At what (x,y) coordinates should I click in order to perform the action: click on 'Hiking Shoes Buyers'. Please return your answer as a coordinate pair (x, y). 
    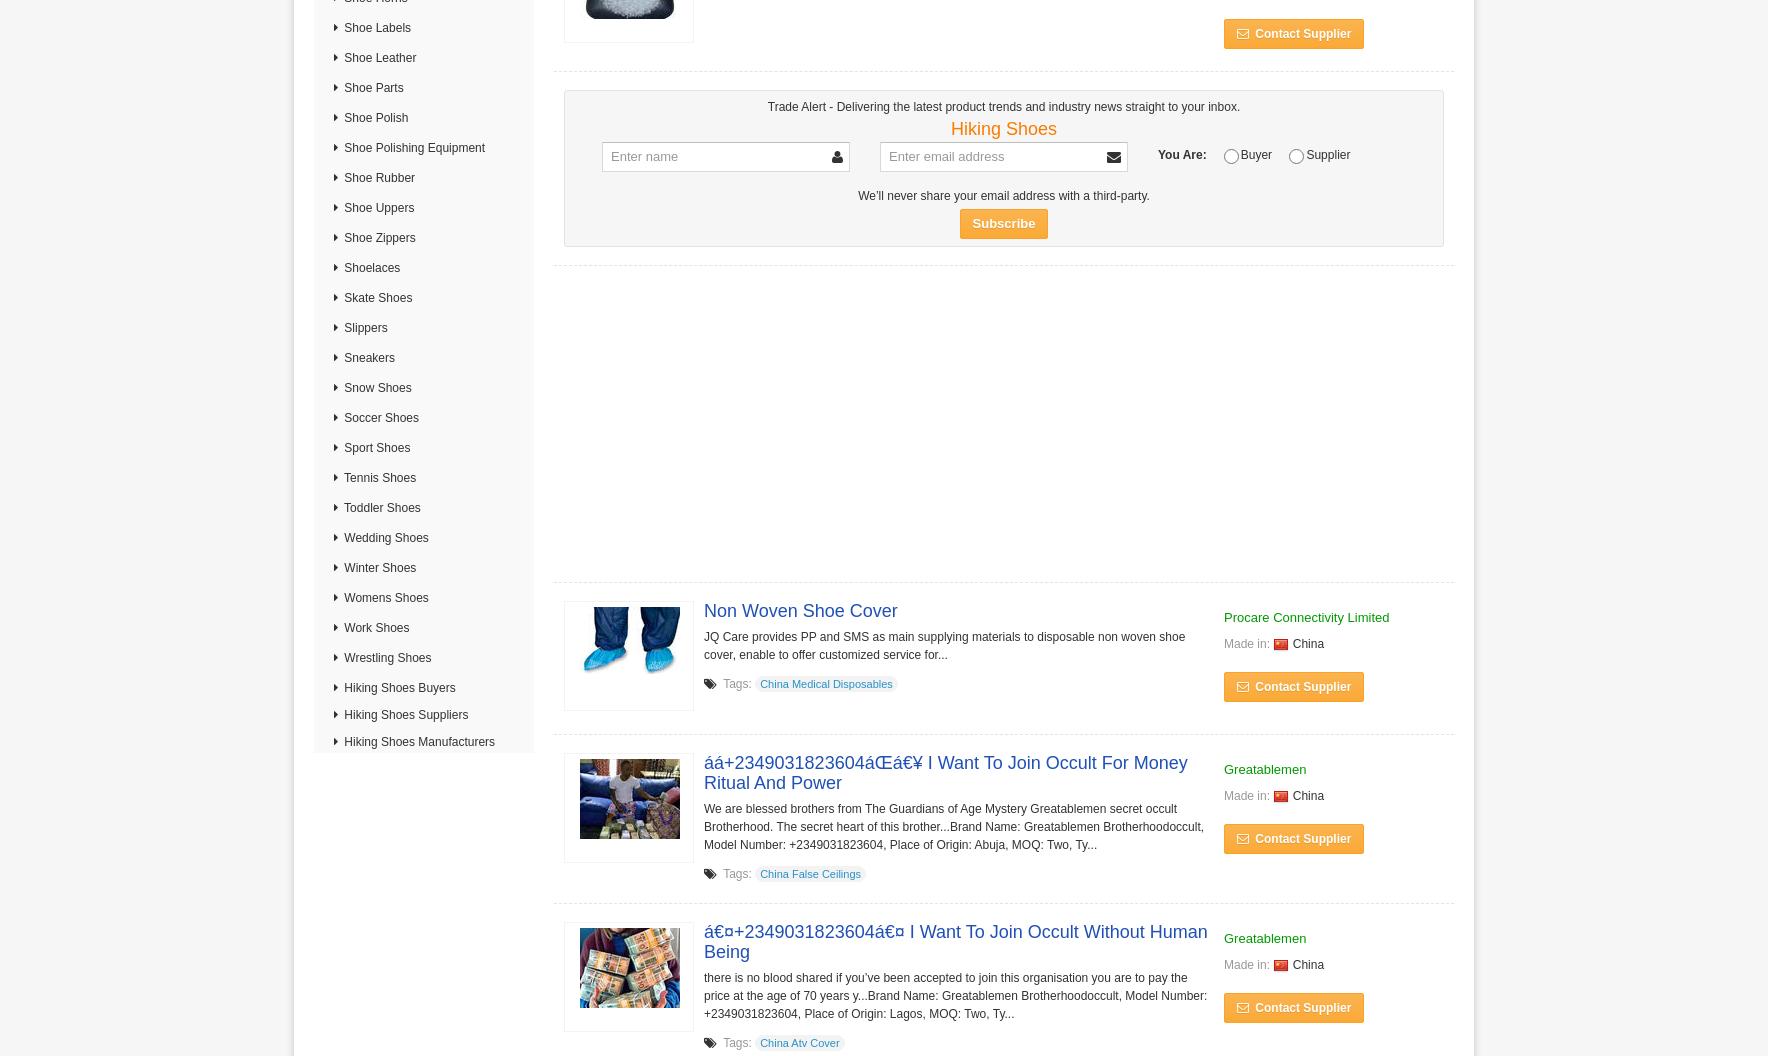
    Looking at the image, I should click on (397, 687).